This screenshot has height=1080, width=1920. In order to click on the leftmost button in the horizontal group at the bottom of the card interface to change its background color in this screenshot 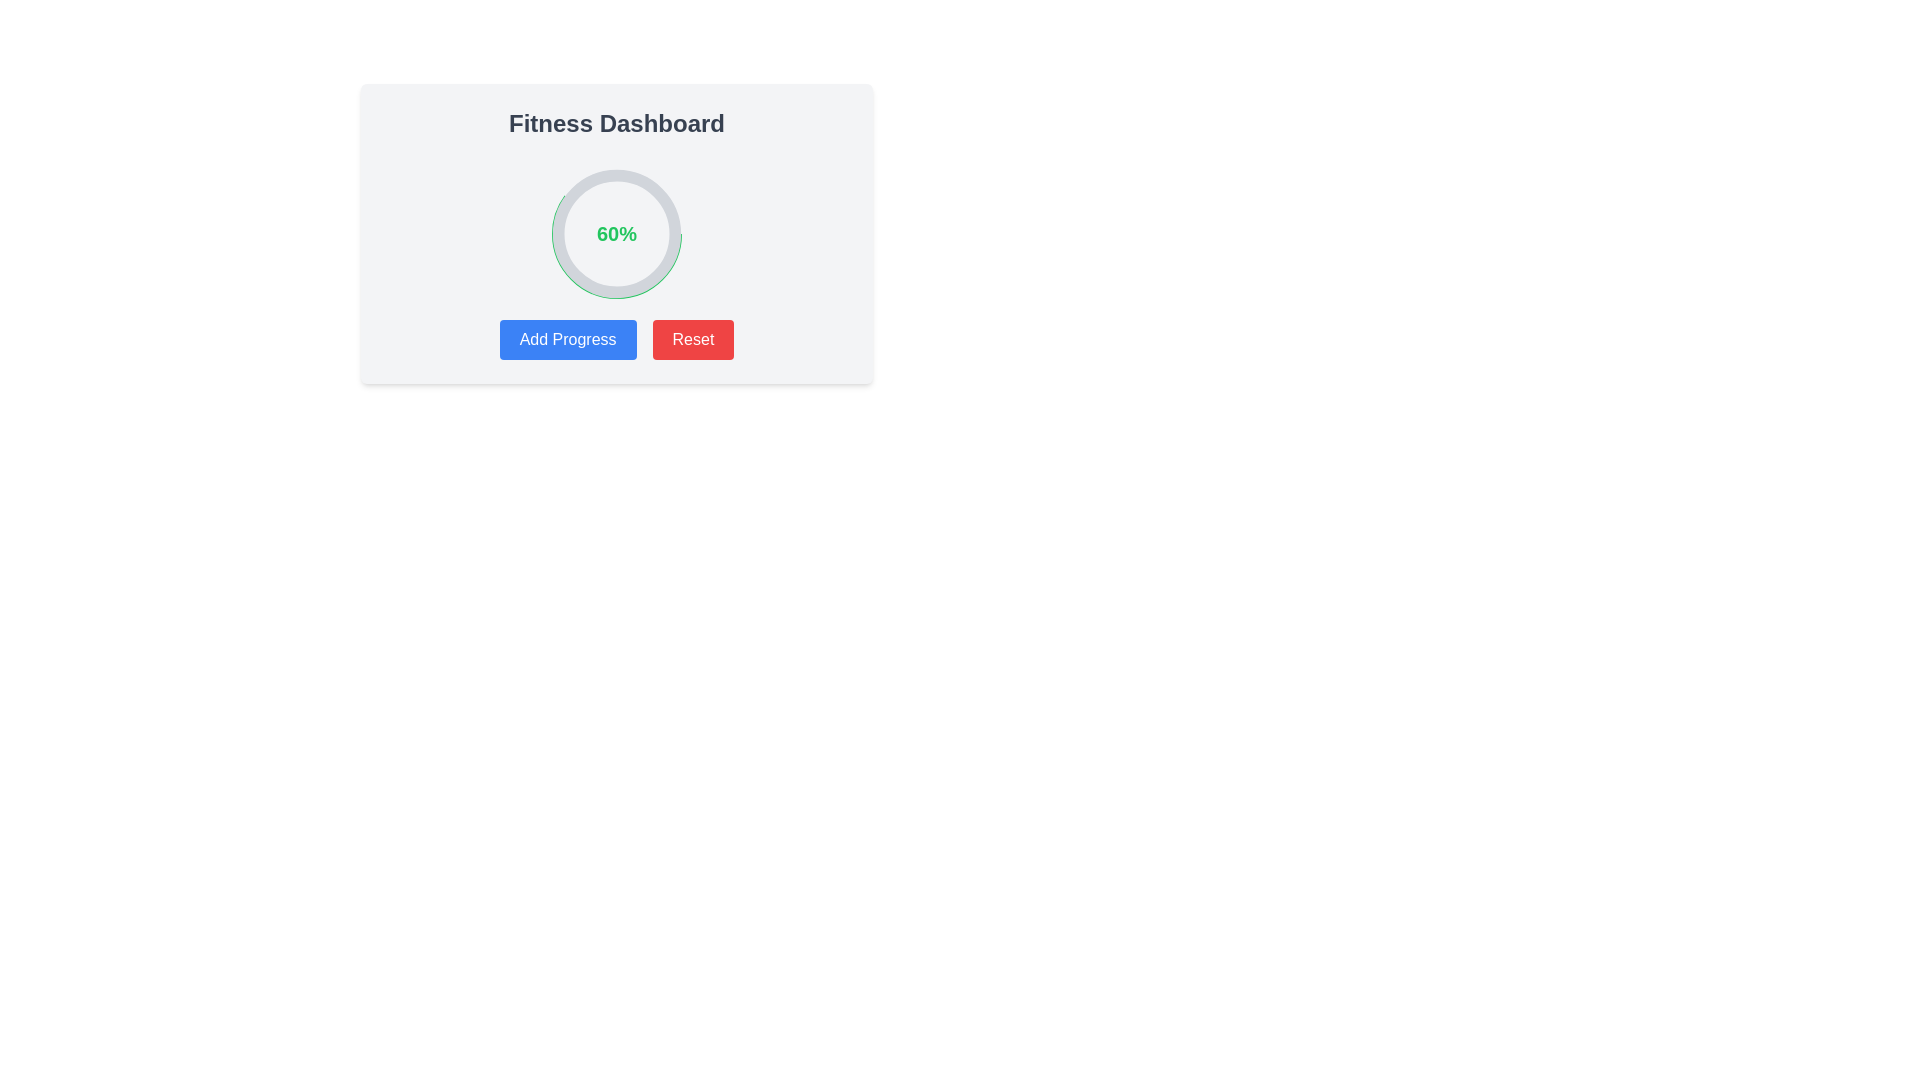, I will do `click(567, 338)`.